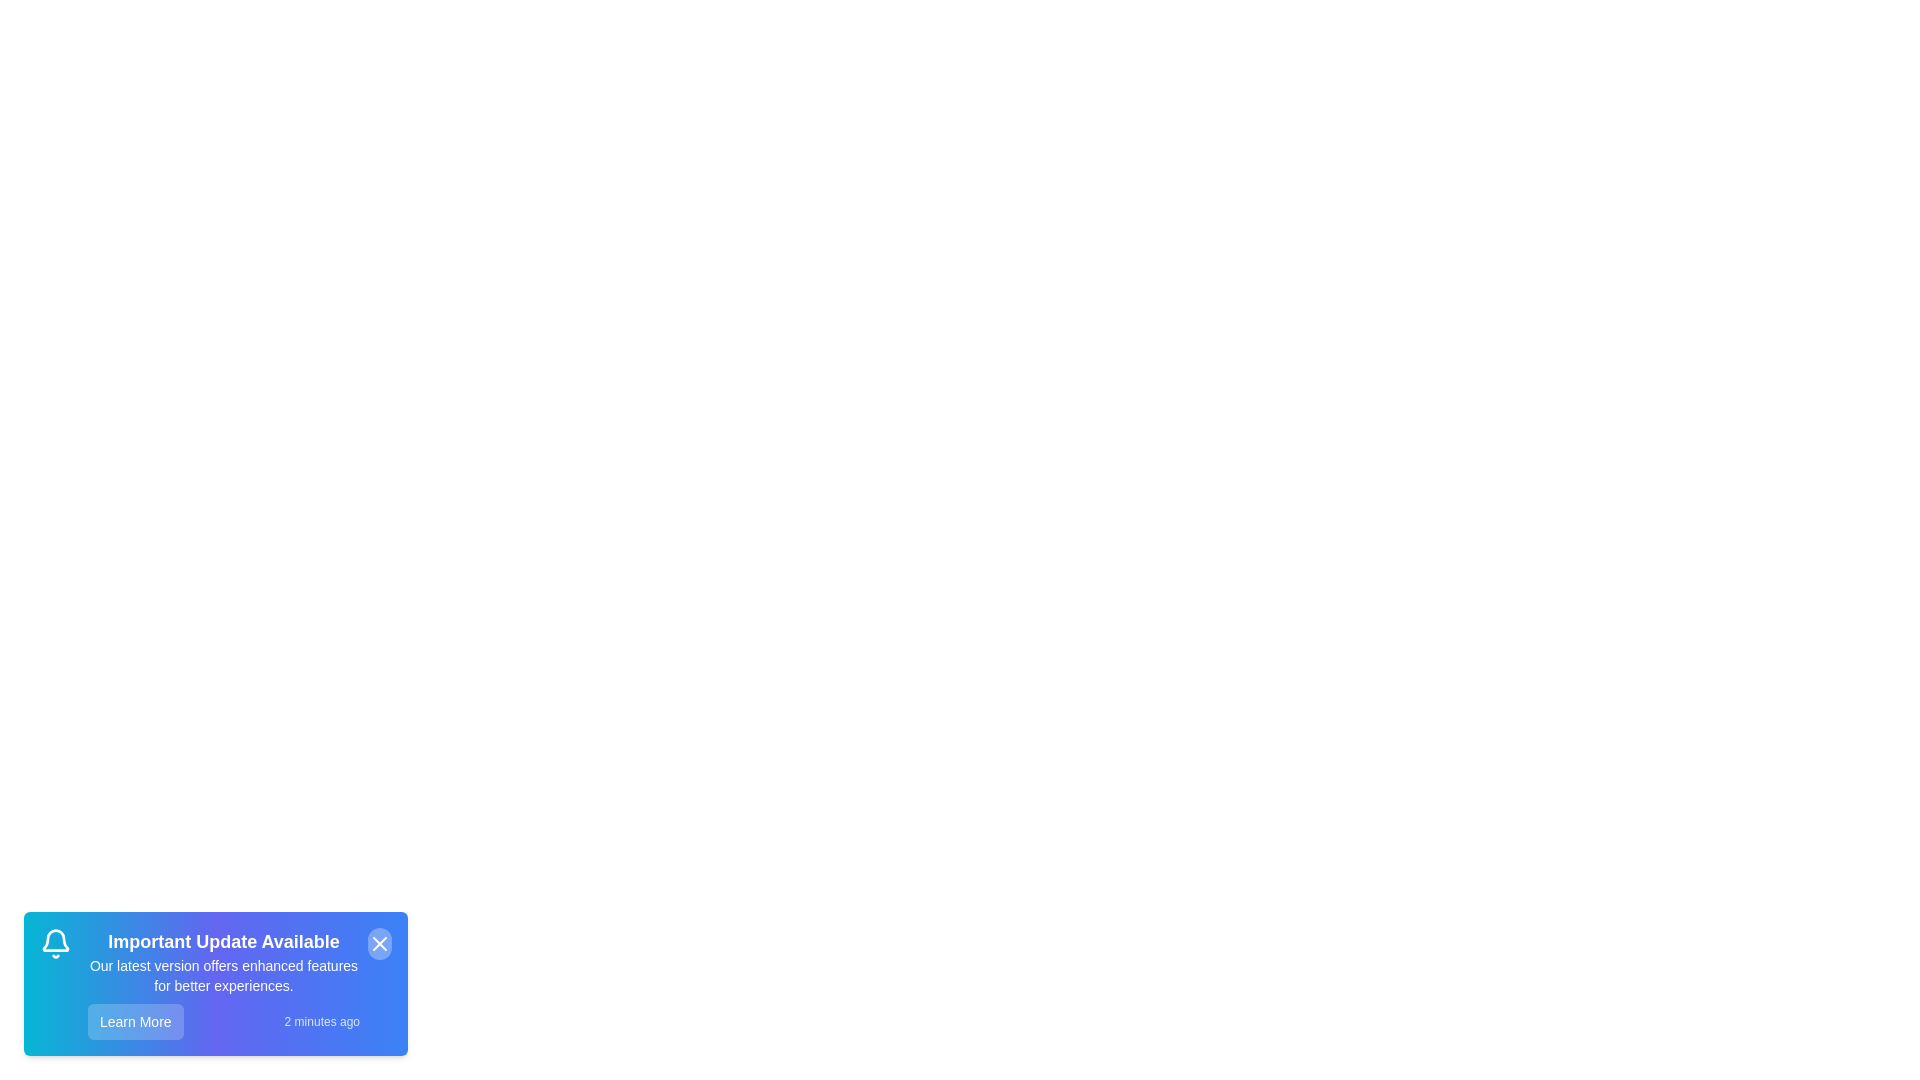 Image resolution: width=1920 pixels, height=1080 pixels. I want to click on the notification icon to inspect it, so click(56, 944).